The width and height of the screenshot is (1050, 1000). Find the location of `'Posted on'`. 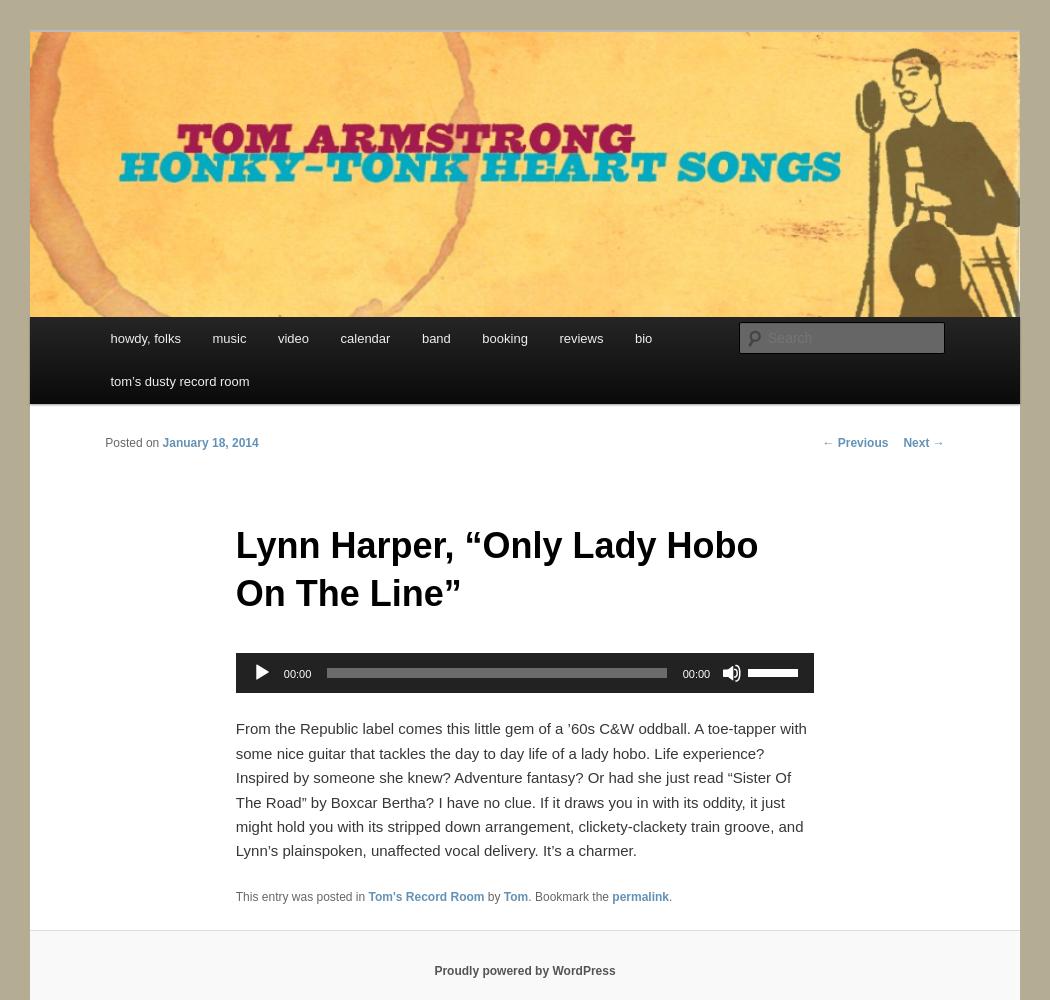

'Posted on' is located at coordinates (132, 442).